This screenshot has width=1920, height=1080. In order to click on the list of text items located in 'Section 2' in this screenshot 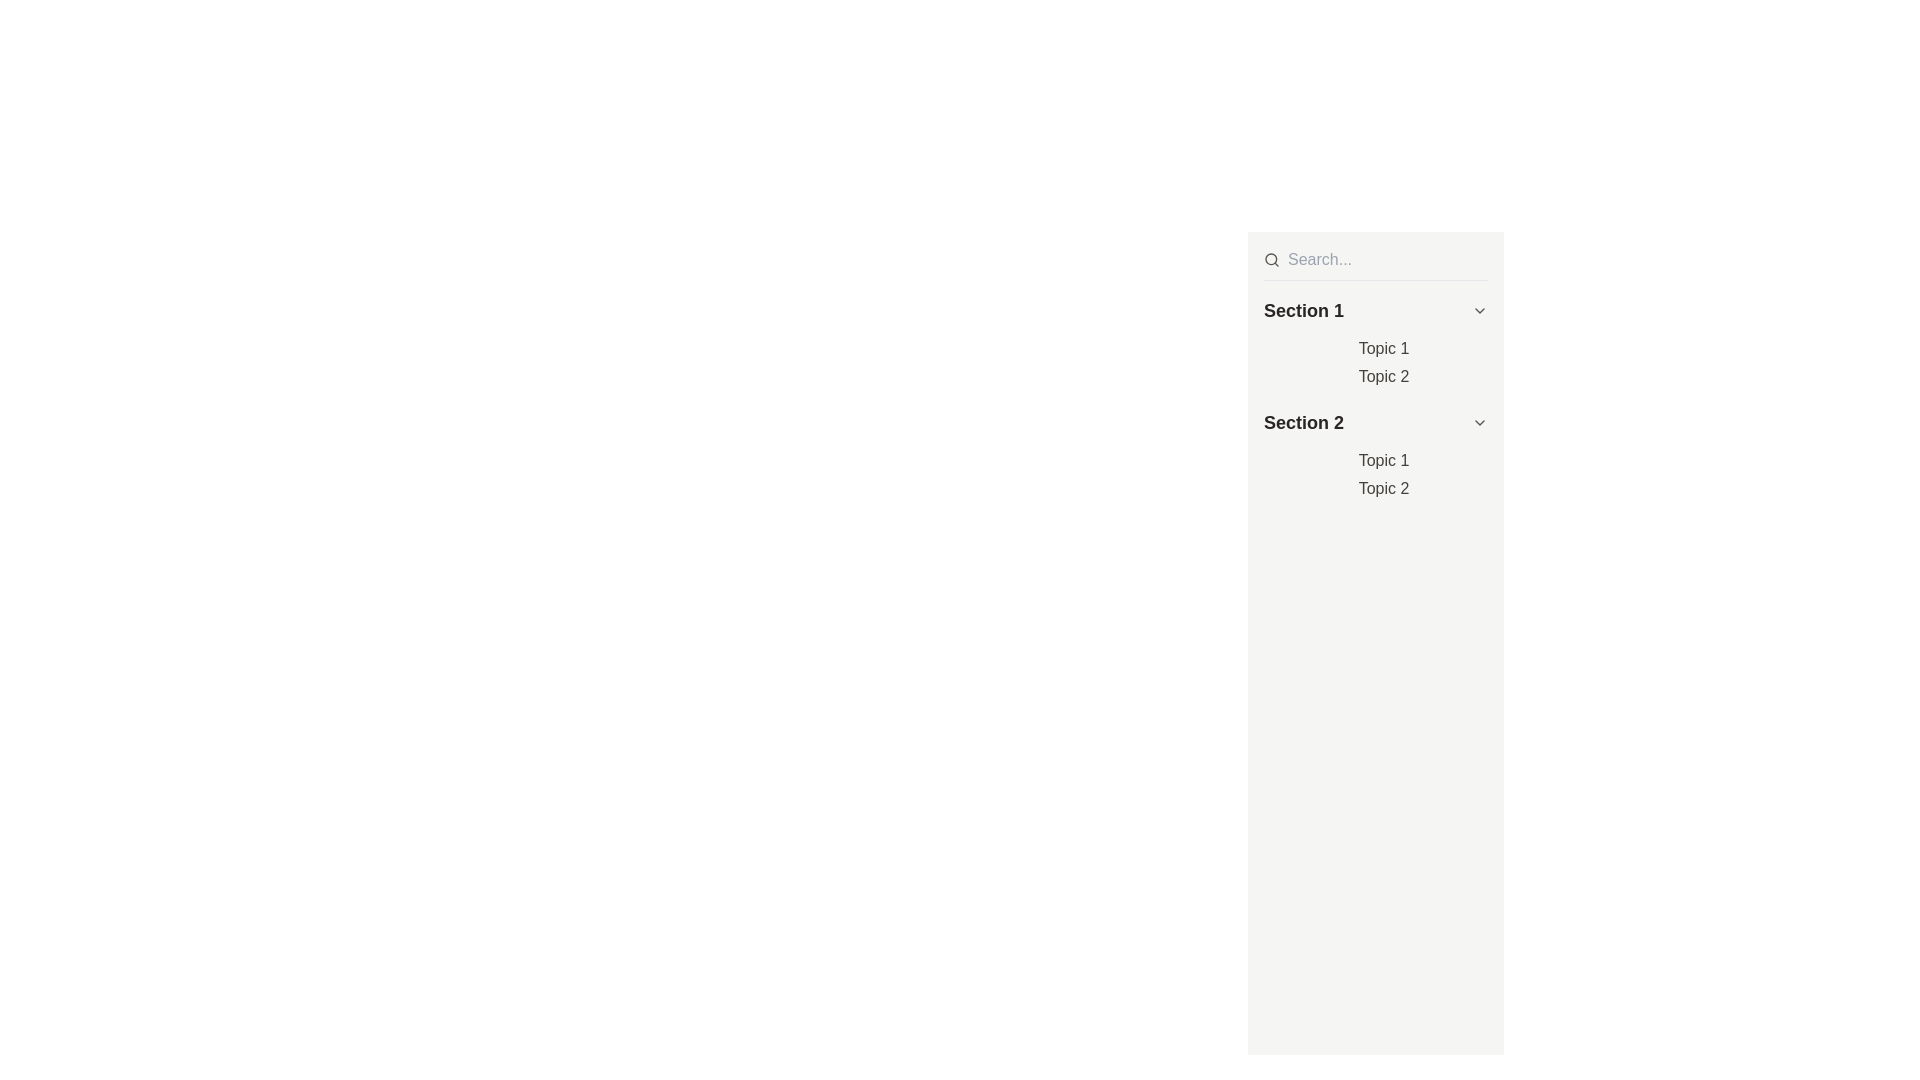, I will do `click(1375, 474)`.